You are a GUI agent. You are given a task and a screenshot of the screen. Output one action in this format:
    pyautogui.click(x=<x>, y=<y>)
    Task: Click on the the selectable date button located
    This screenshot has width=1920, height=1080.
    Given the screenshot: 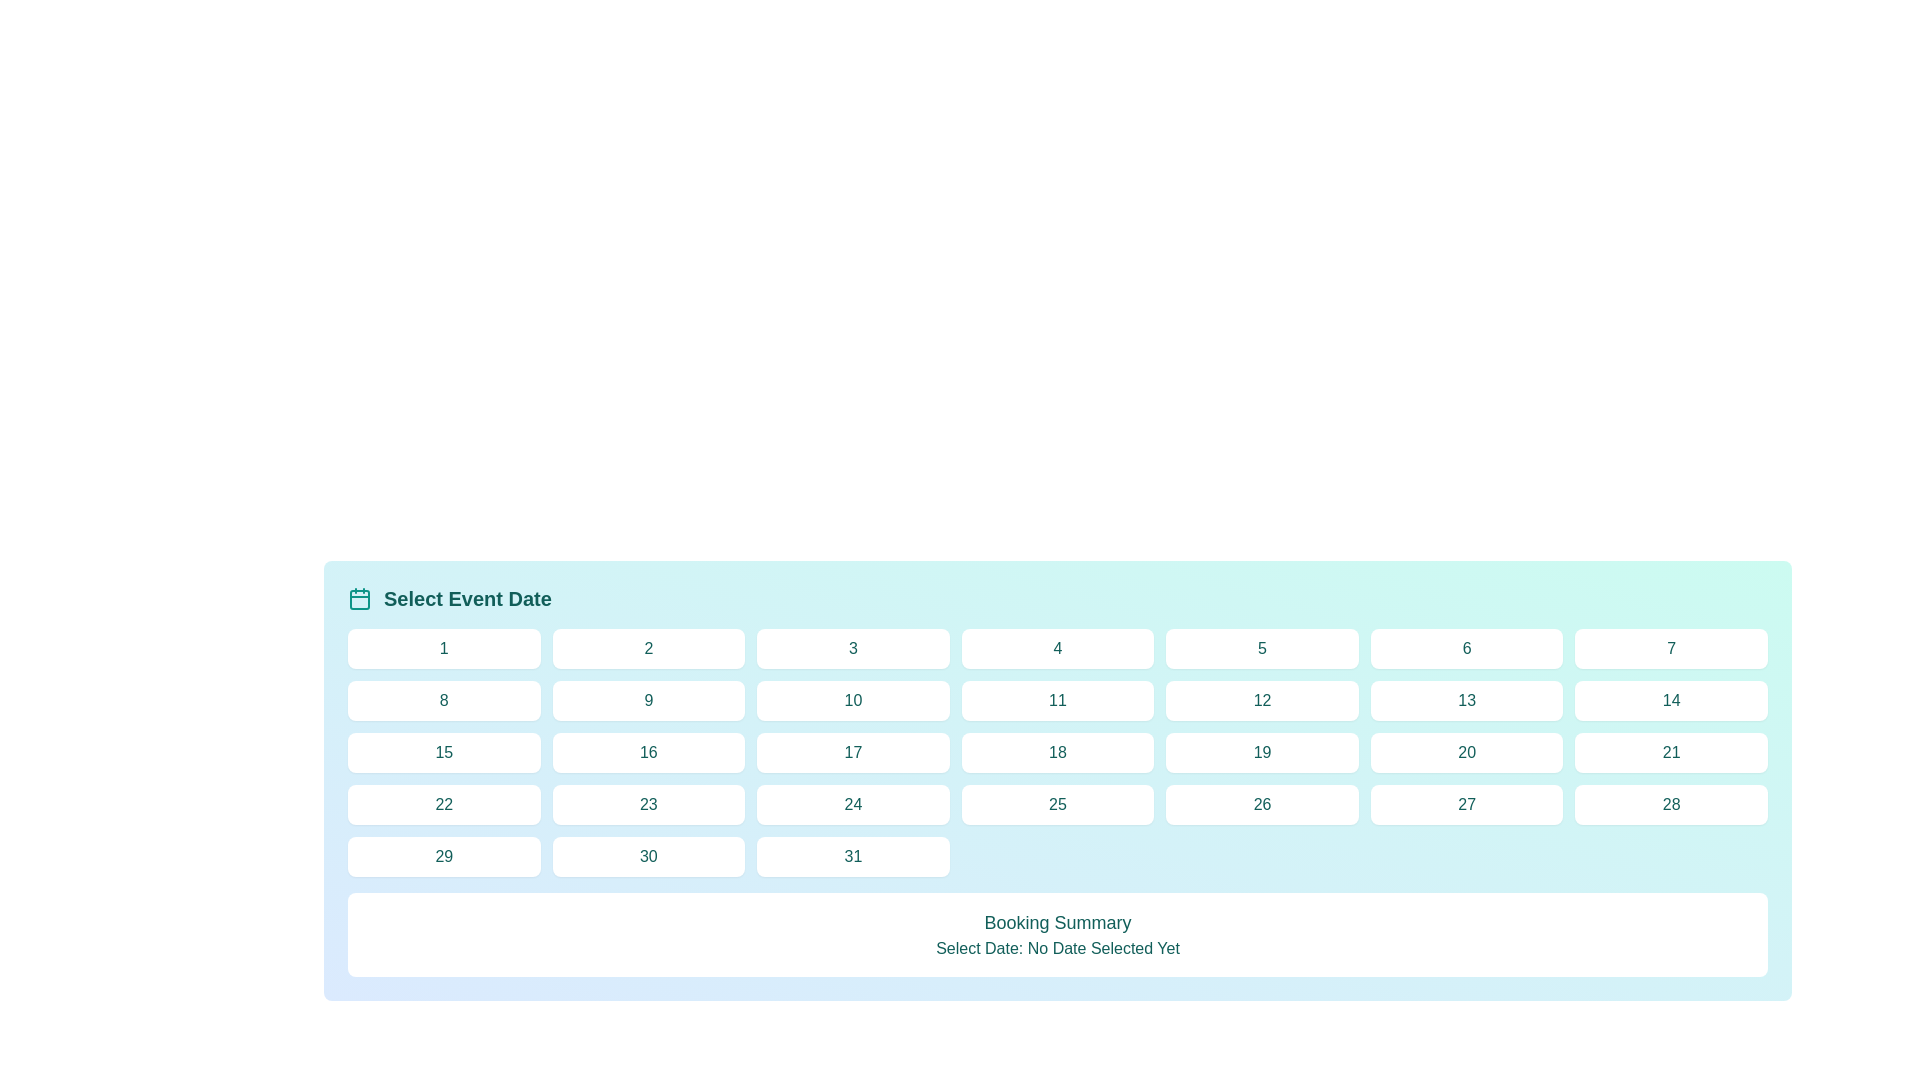 What is the action you would take?
    pyautogui.click(x=1467, y=804)
    